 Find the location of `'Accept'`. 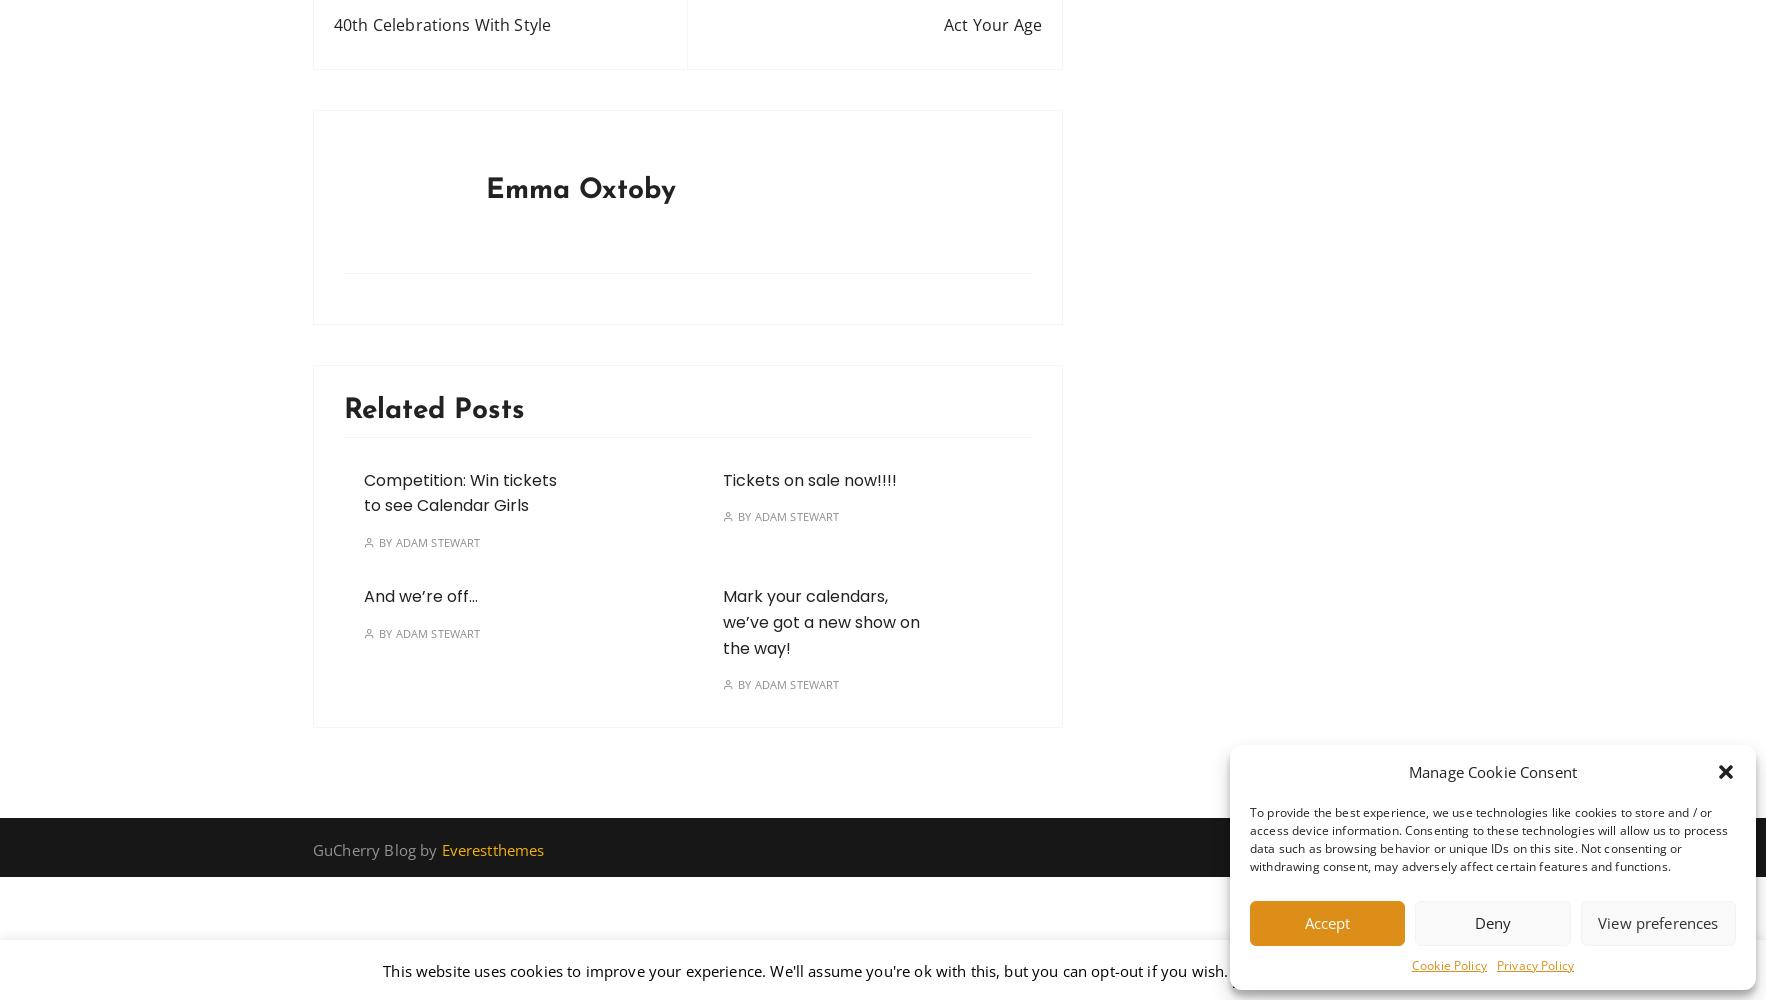

'Accept' is located at coordinates (1244, 971).